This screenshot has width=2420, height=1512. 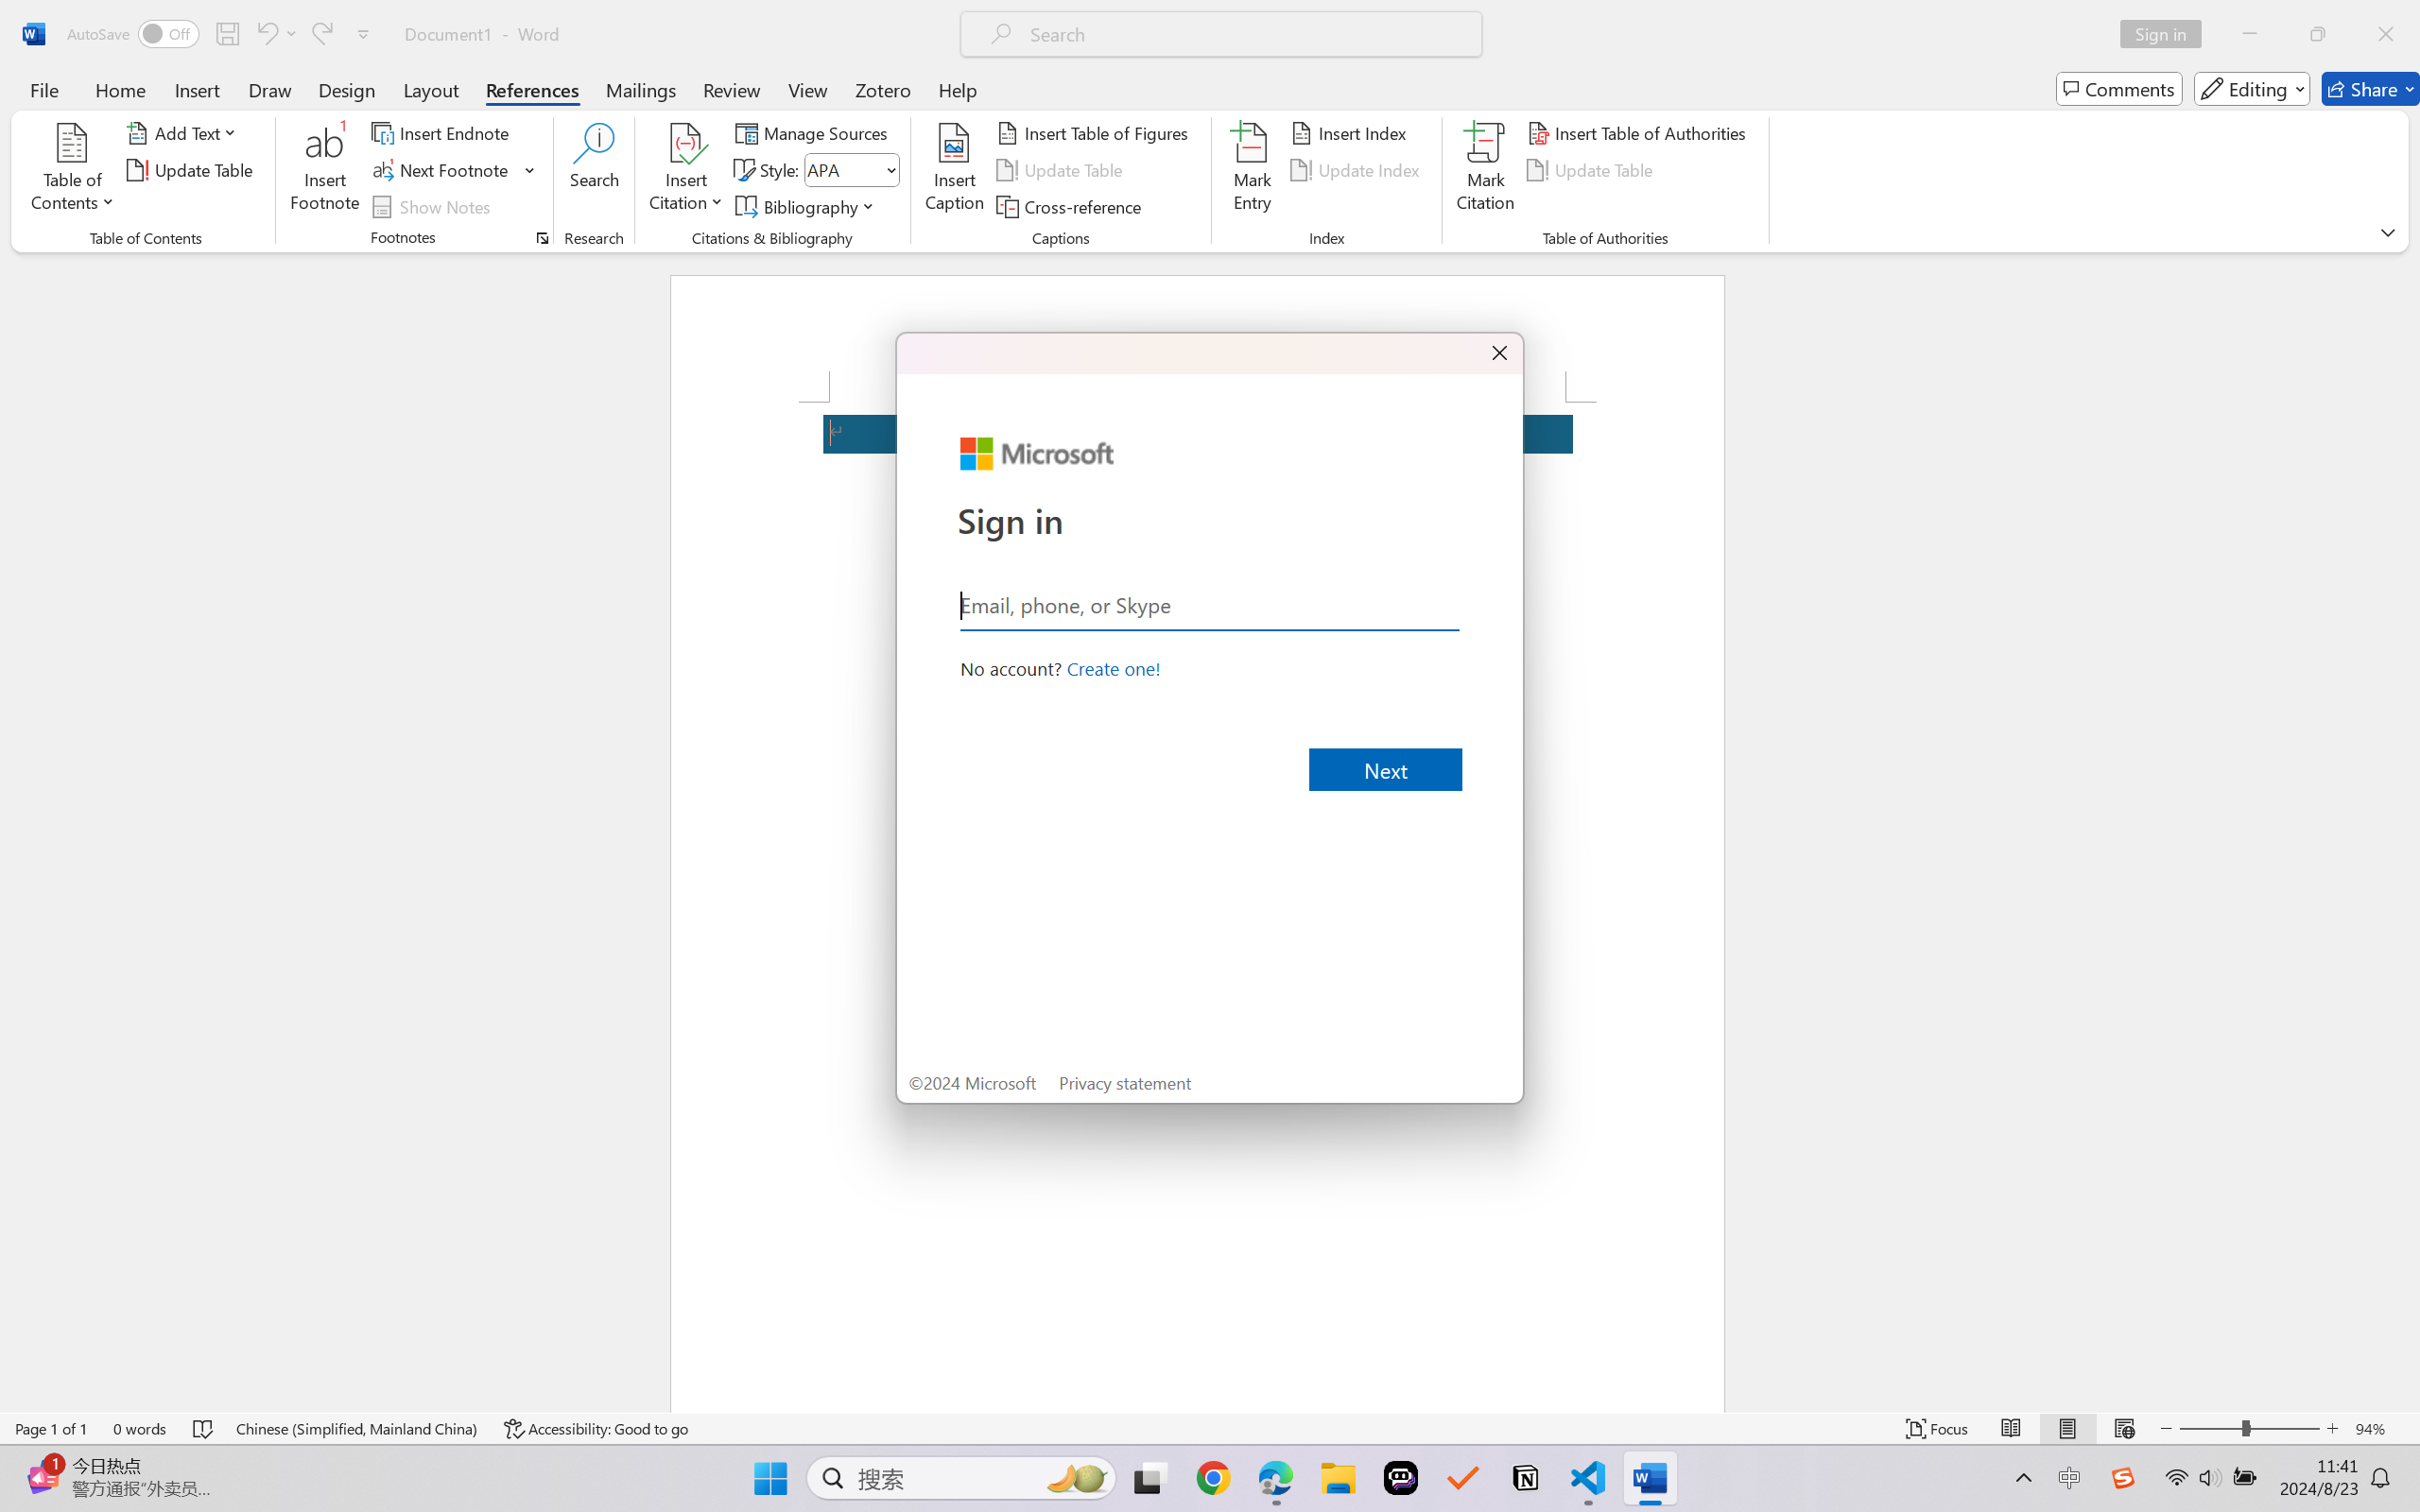 What do you see at coordinates (1639, 131) in the screenshot?
I see `'Insert Table of Authorities...'` at bounding box center [1639, 131].